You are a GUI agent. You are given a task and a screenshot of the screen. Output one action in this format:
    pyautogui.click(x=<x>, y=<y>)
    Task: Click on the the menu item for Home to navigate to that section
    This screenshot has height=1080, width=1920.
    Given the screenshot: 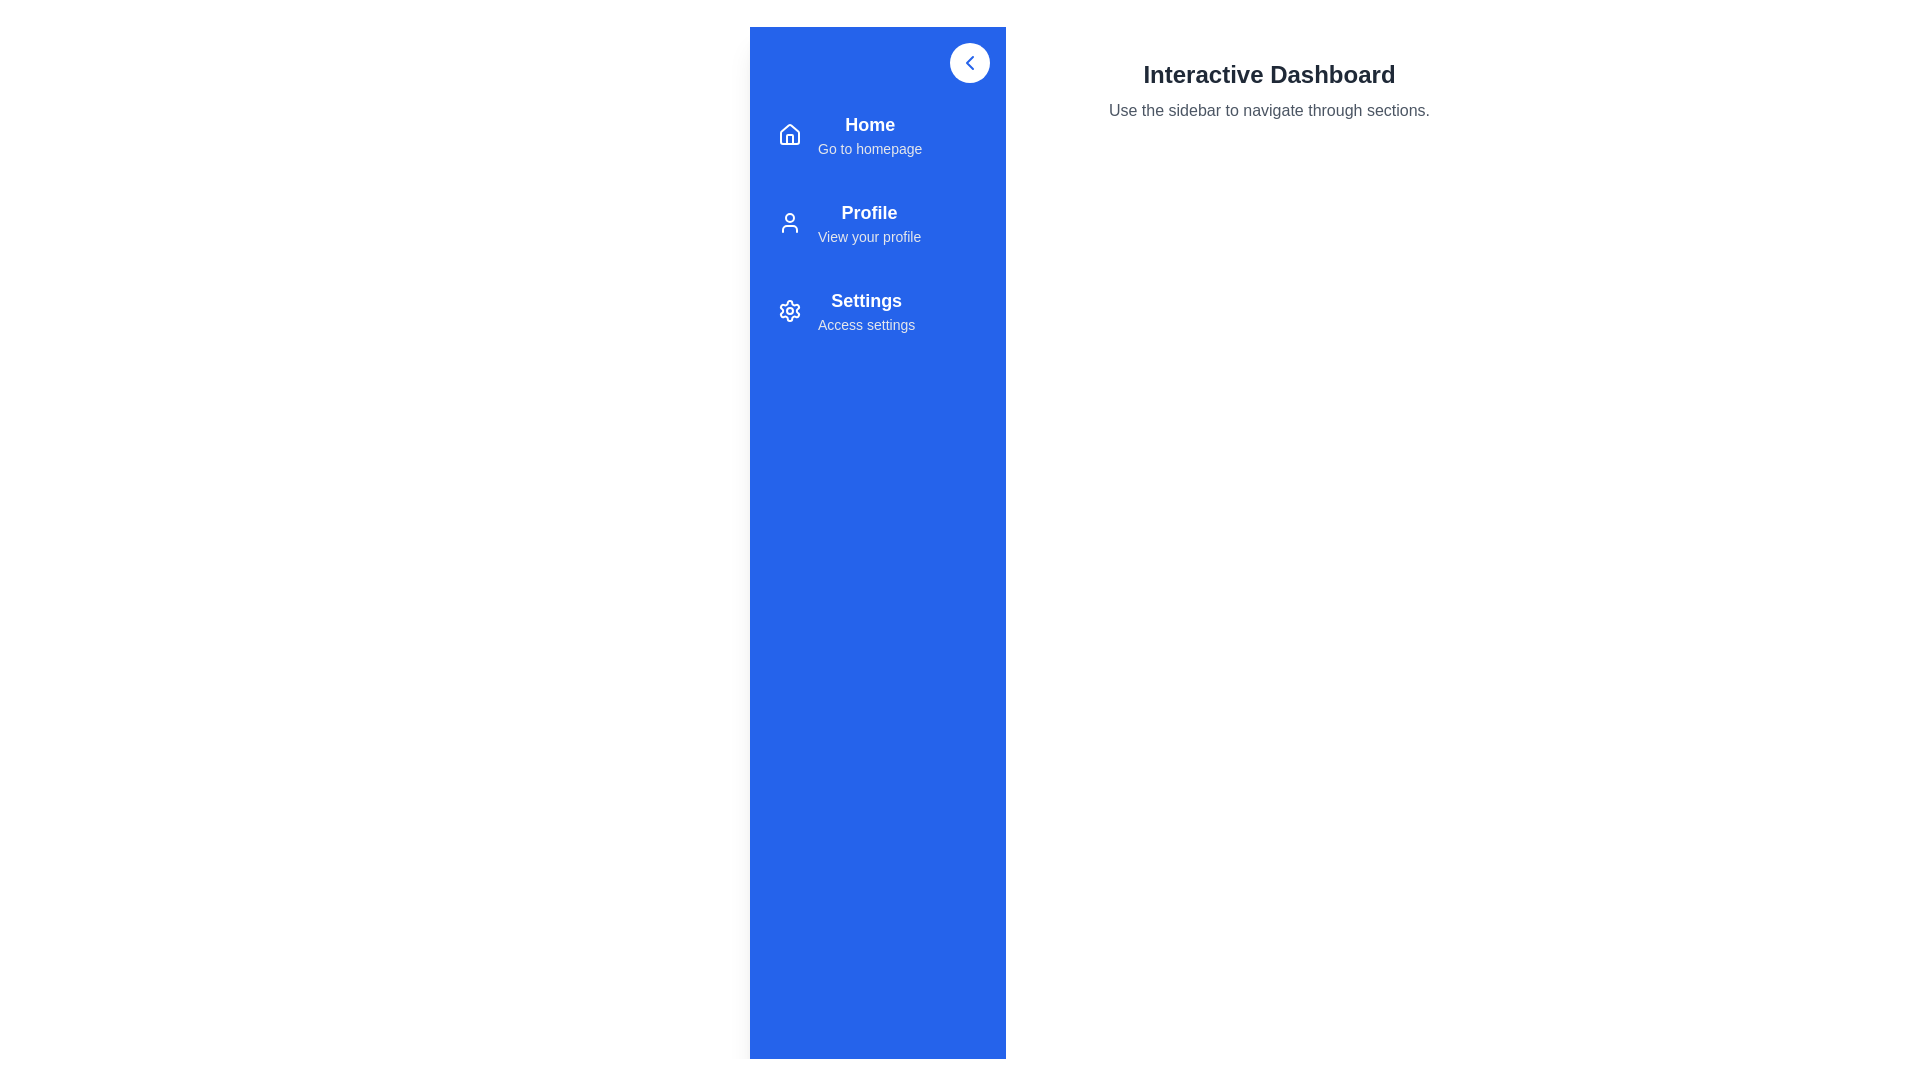 What is the action you would take?
    pyautogui.click(x=878, y=135)
    